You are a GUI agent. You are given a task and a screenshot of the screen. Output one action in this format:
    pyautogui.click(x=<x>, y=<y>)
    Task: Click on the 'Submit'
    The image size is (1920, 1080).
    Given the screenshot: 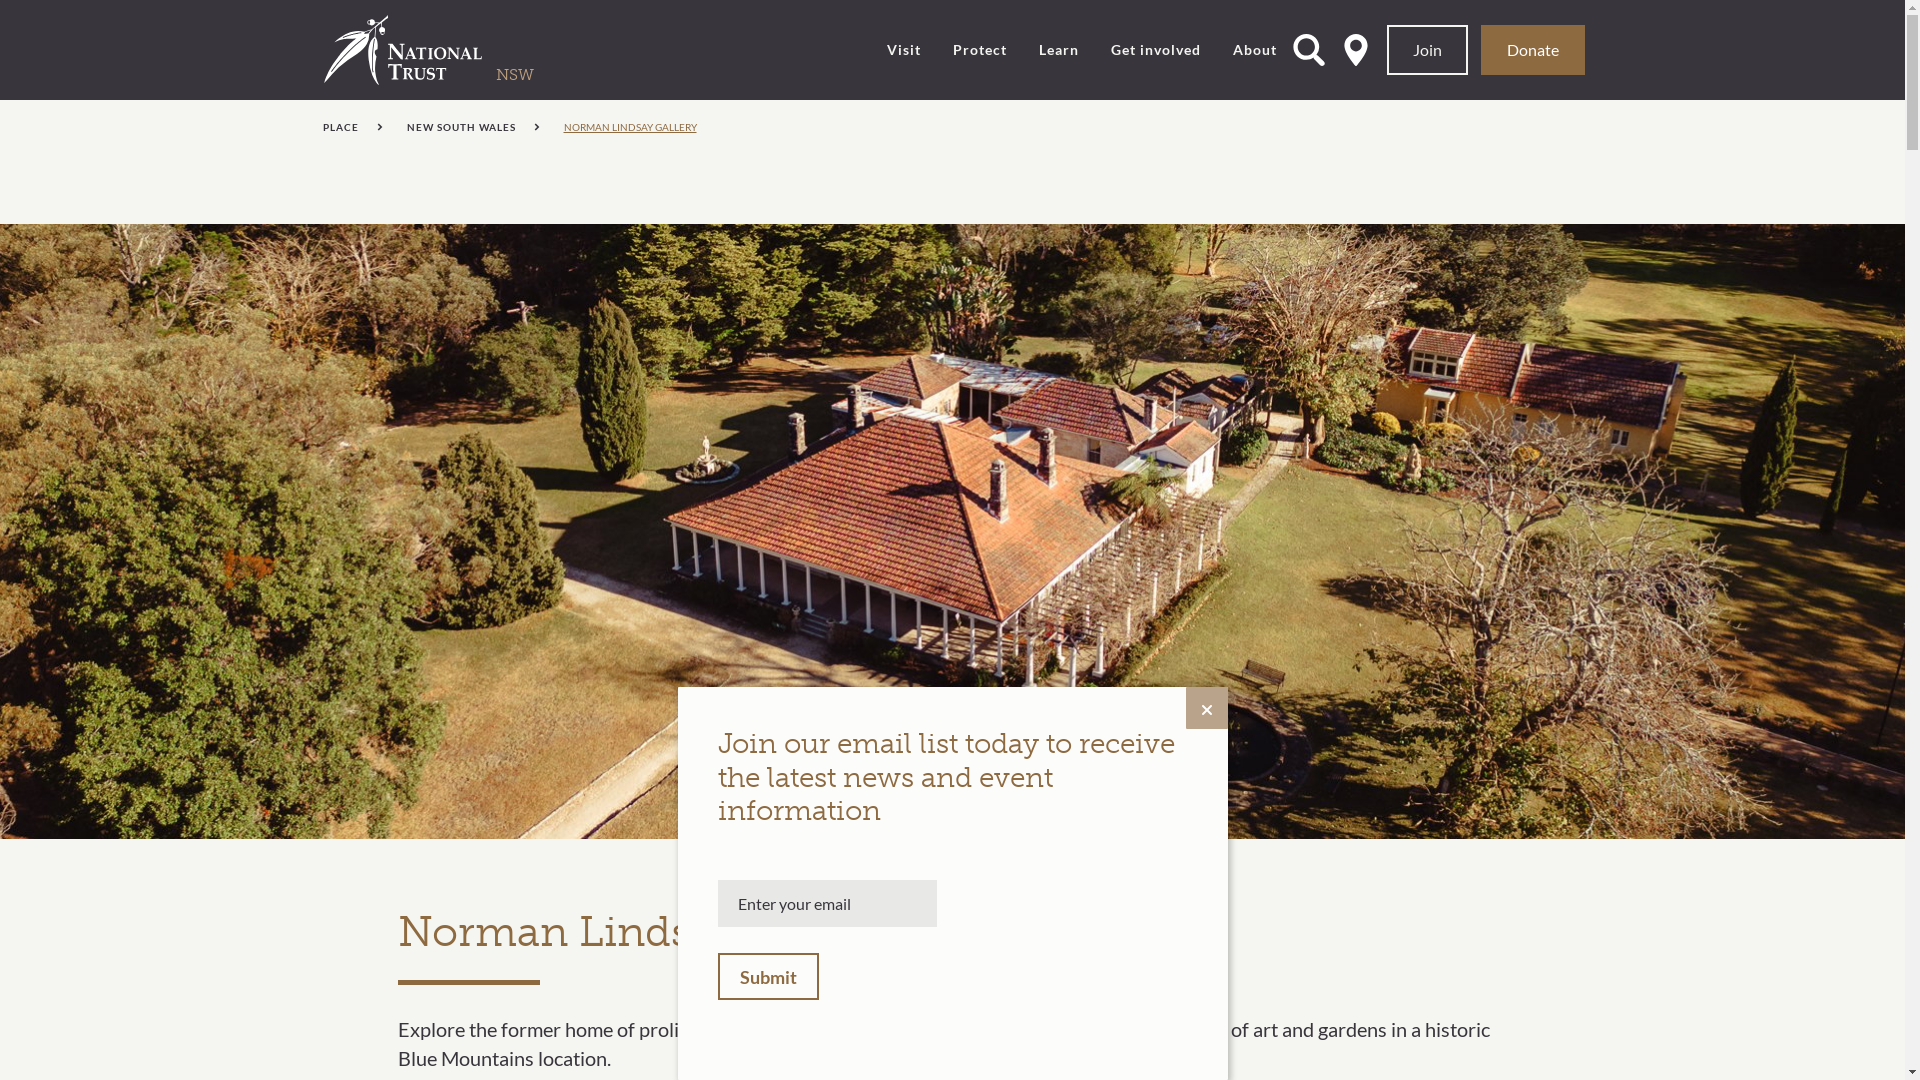 What is the action you would take?
    pyautogui.click(x=718, y=975)
    